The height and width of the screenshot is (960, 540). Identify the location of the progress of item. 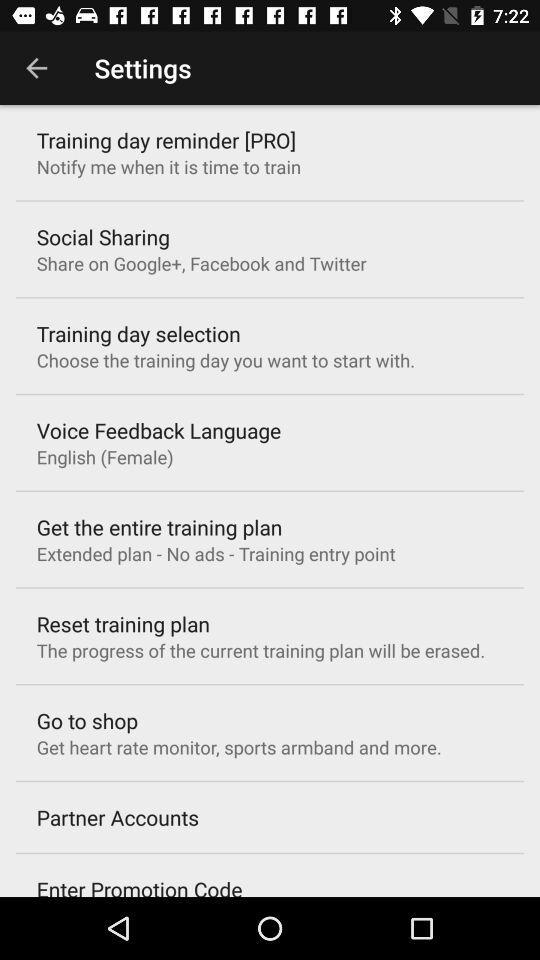
(260, 649).